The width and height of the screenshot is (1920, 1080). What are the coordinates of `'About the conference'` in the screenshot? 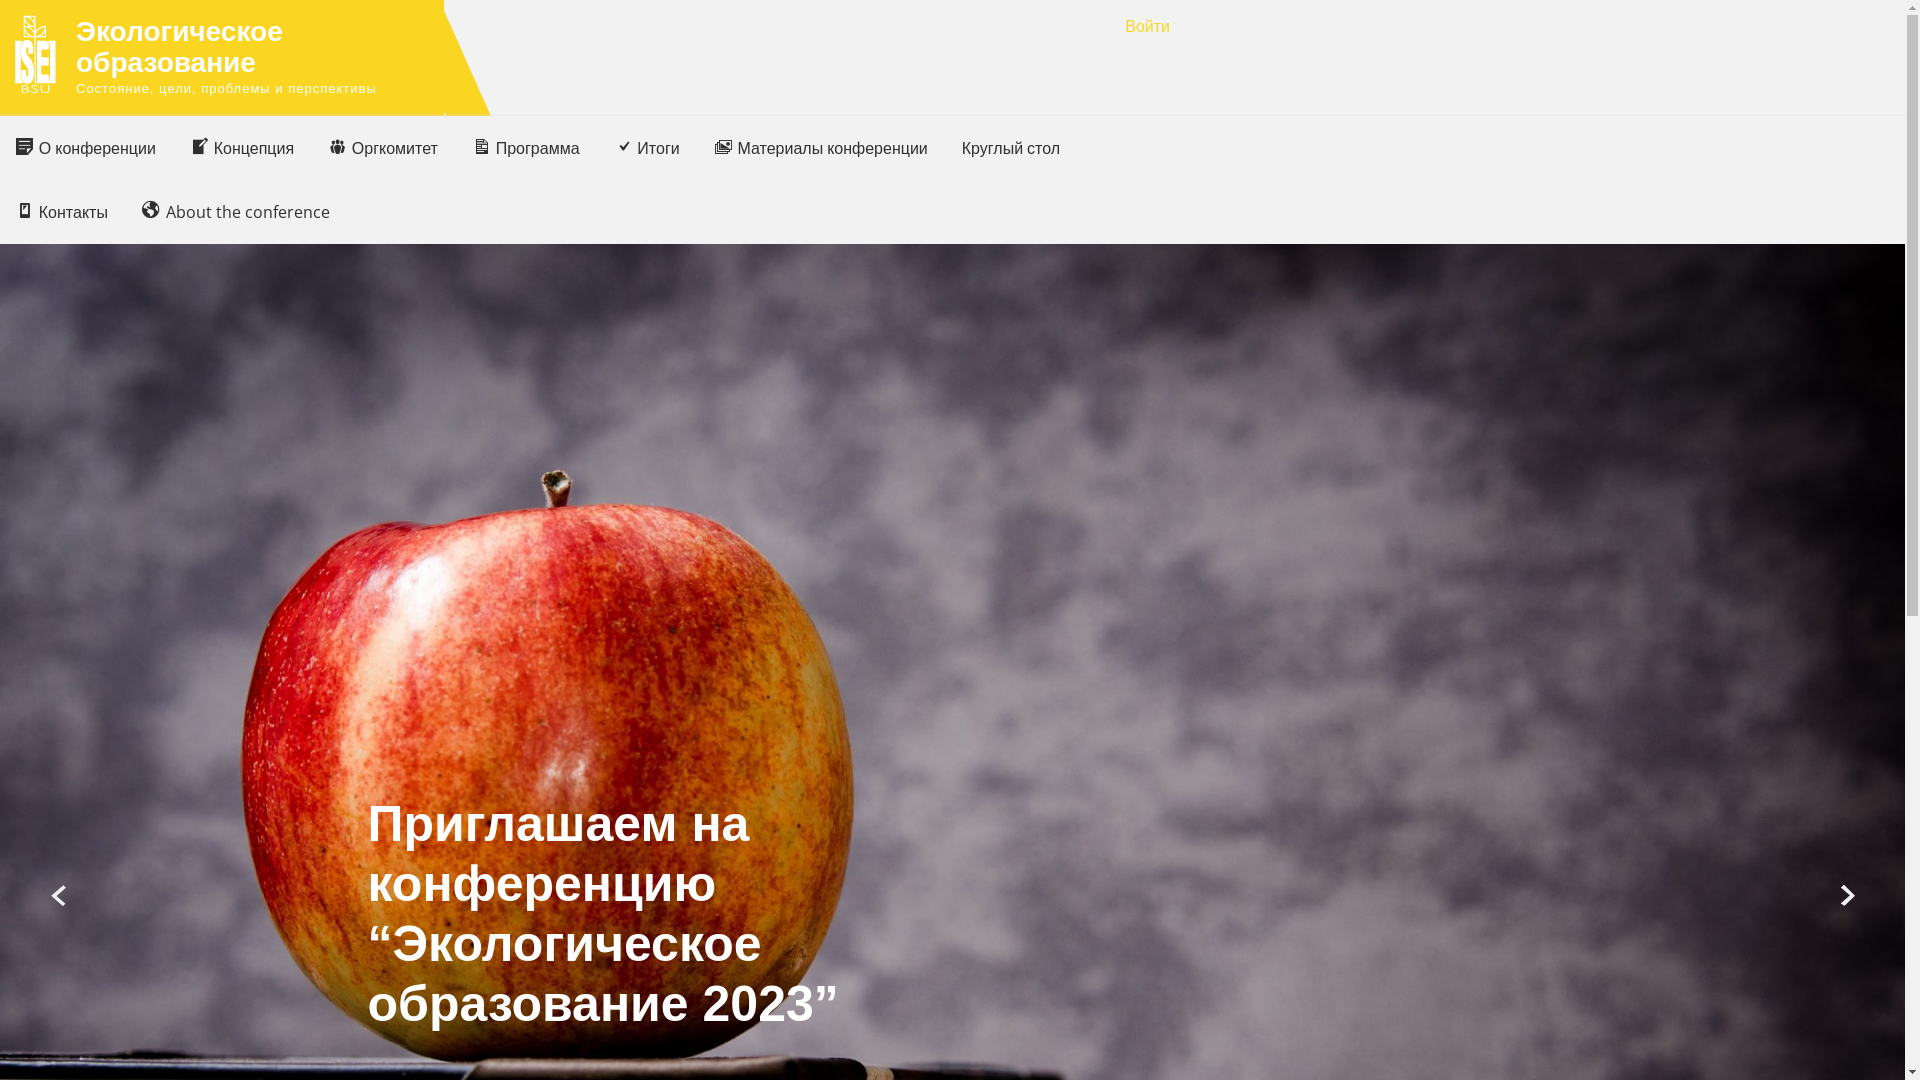 It's located at (235, 212).